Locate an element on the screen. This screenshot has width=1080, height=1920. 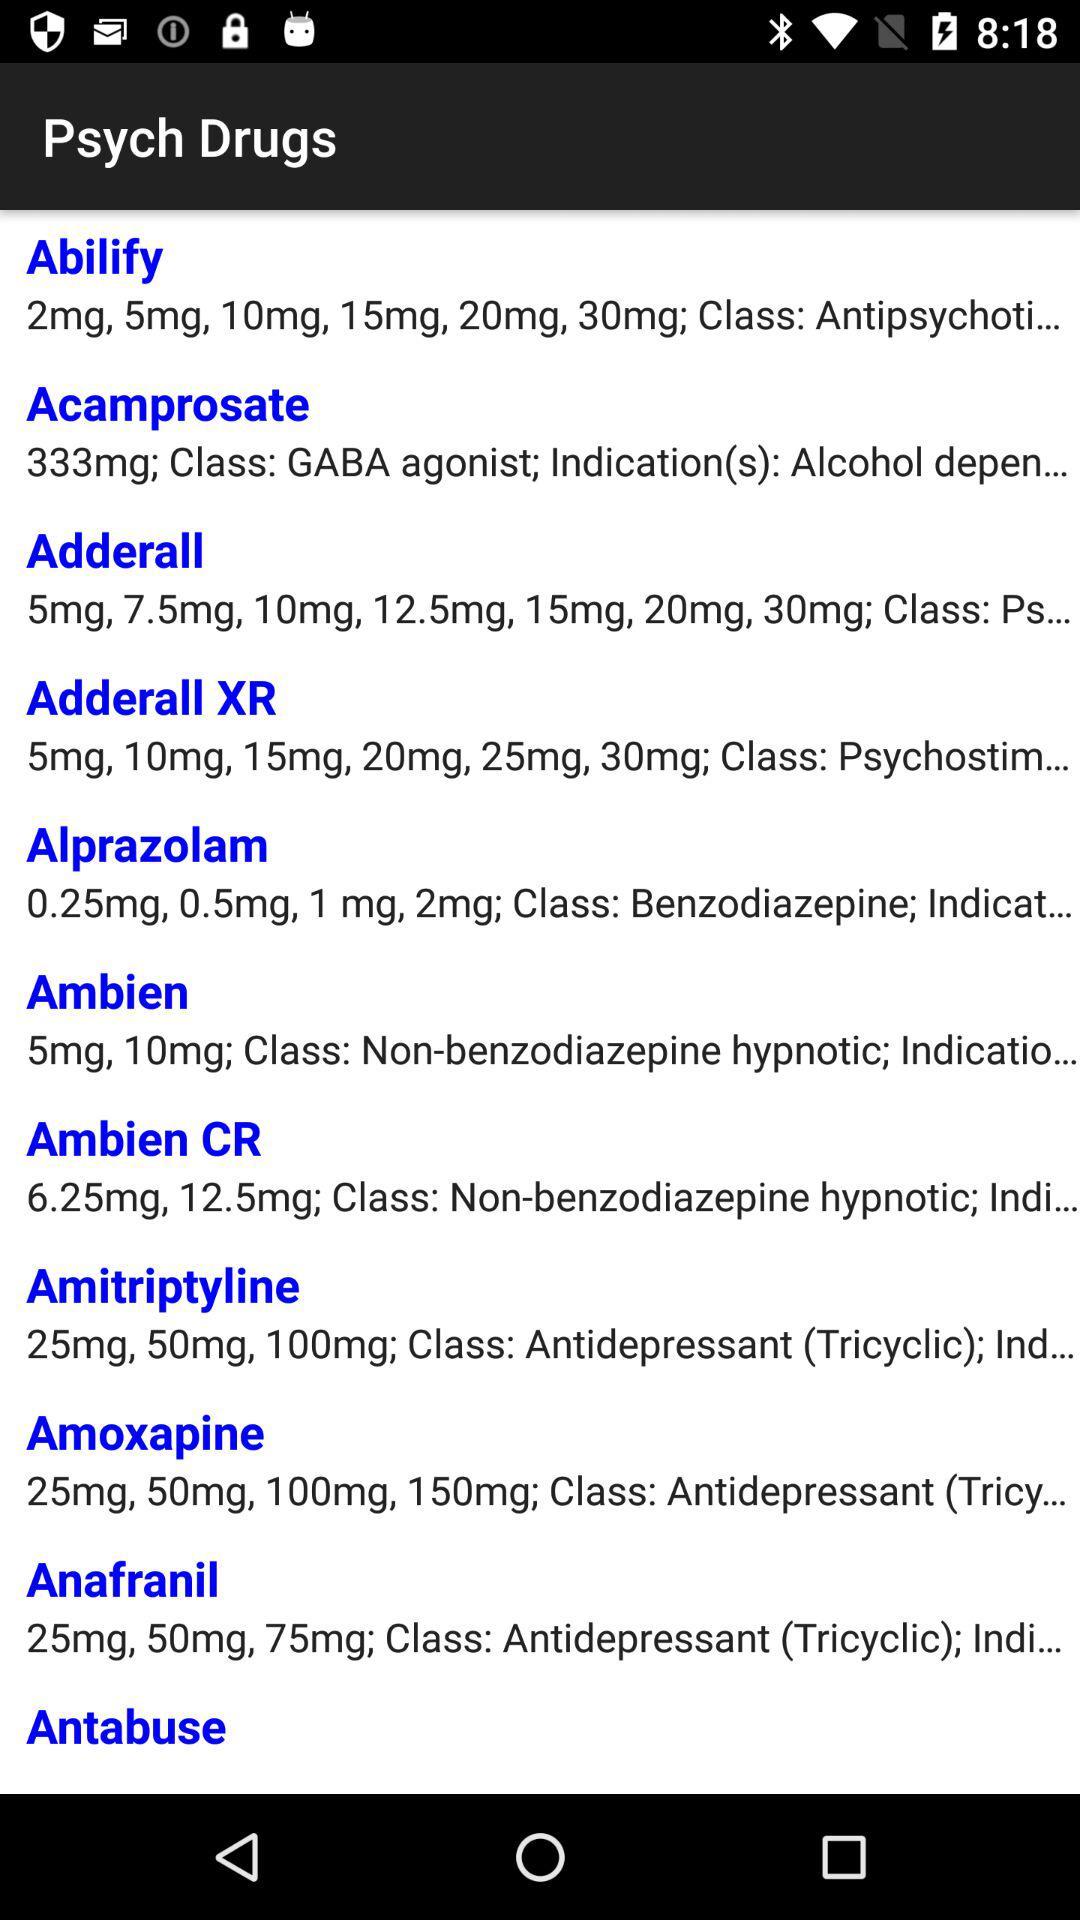
item below 25mg 50mg 100mg app is located at coordinates (144, 1430).